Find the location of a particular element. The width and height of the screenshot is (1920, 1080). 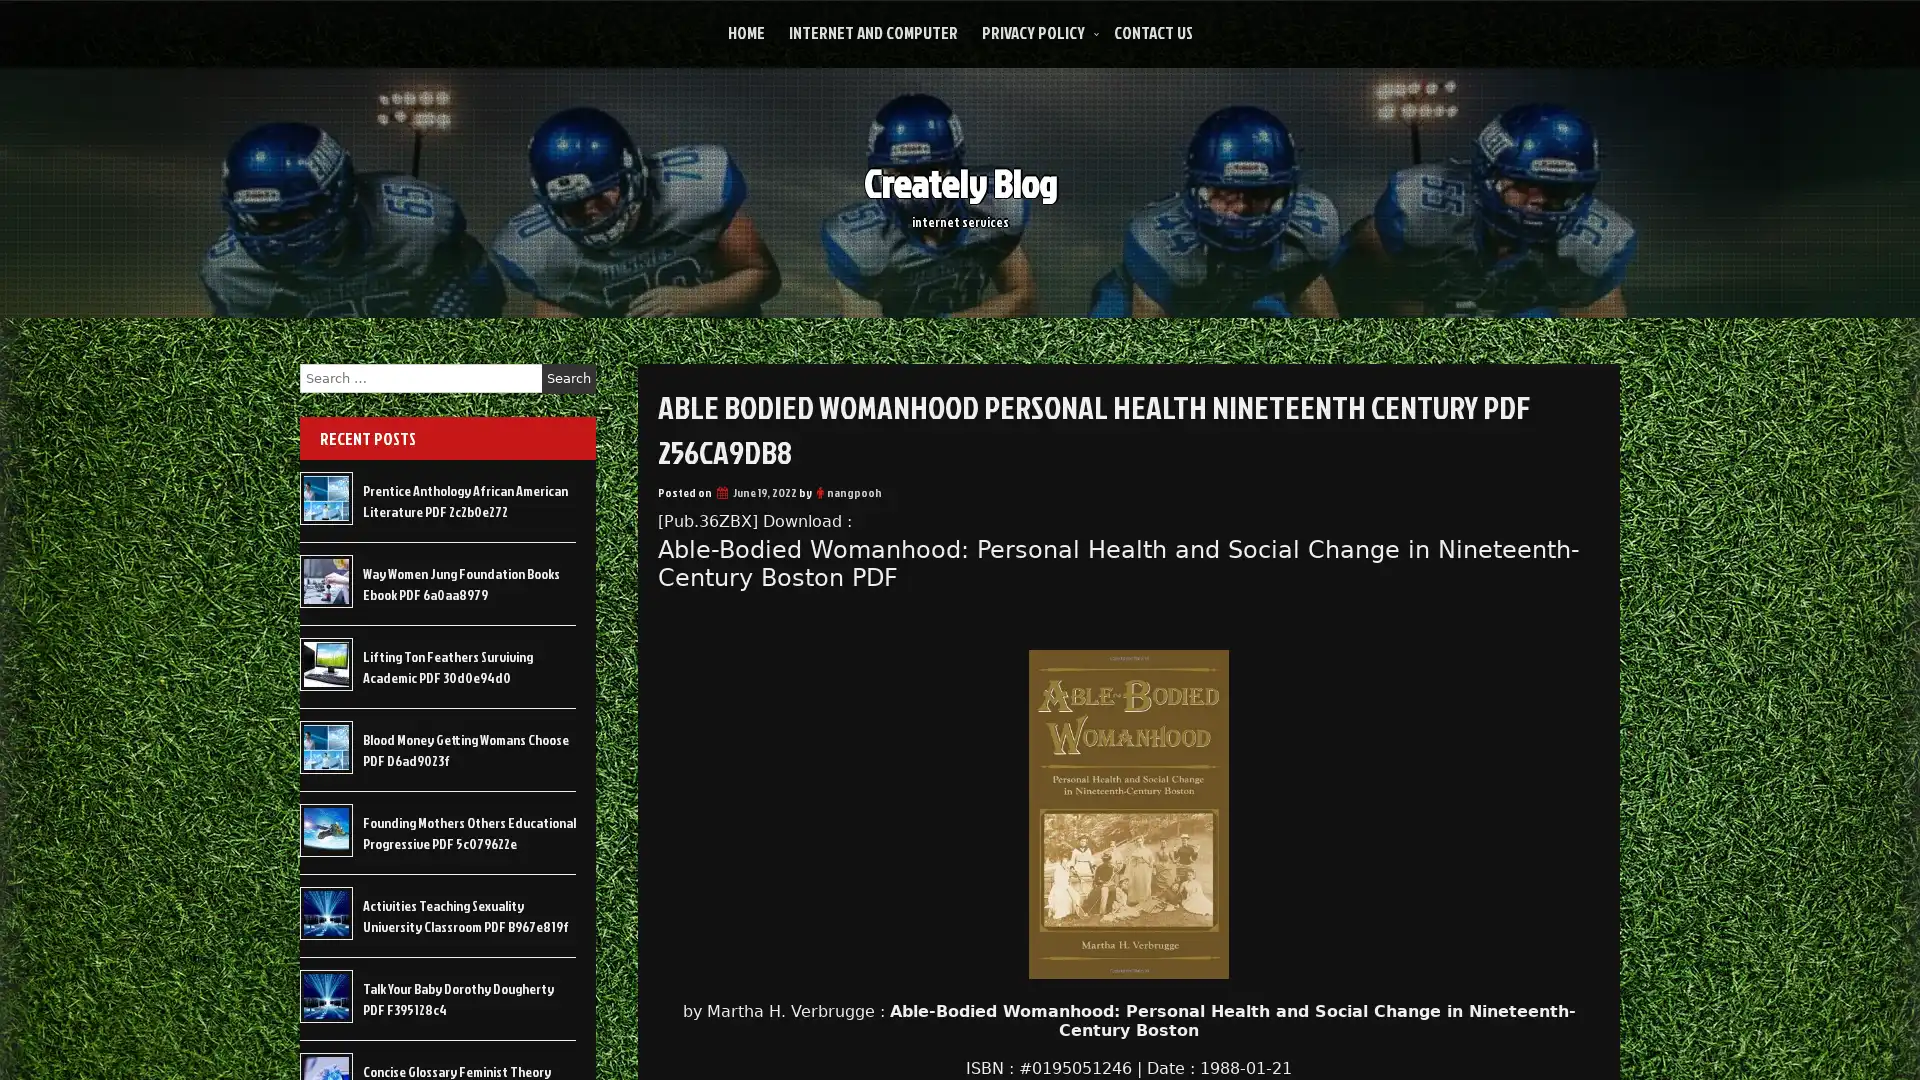

Search is located at coordinates (568, 378).